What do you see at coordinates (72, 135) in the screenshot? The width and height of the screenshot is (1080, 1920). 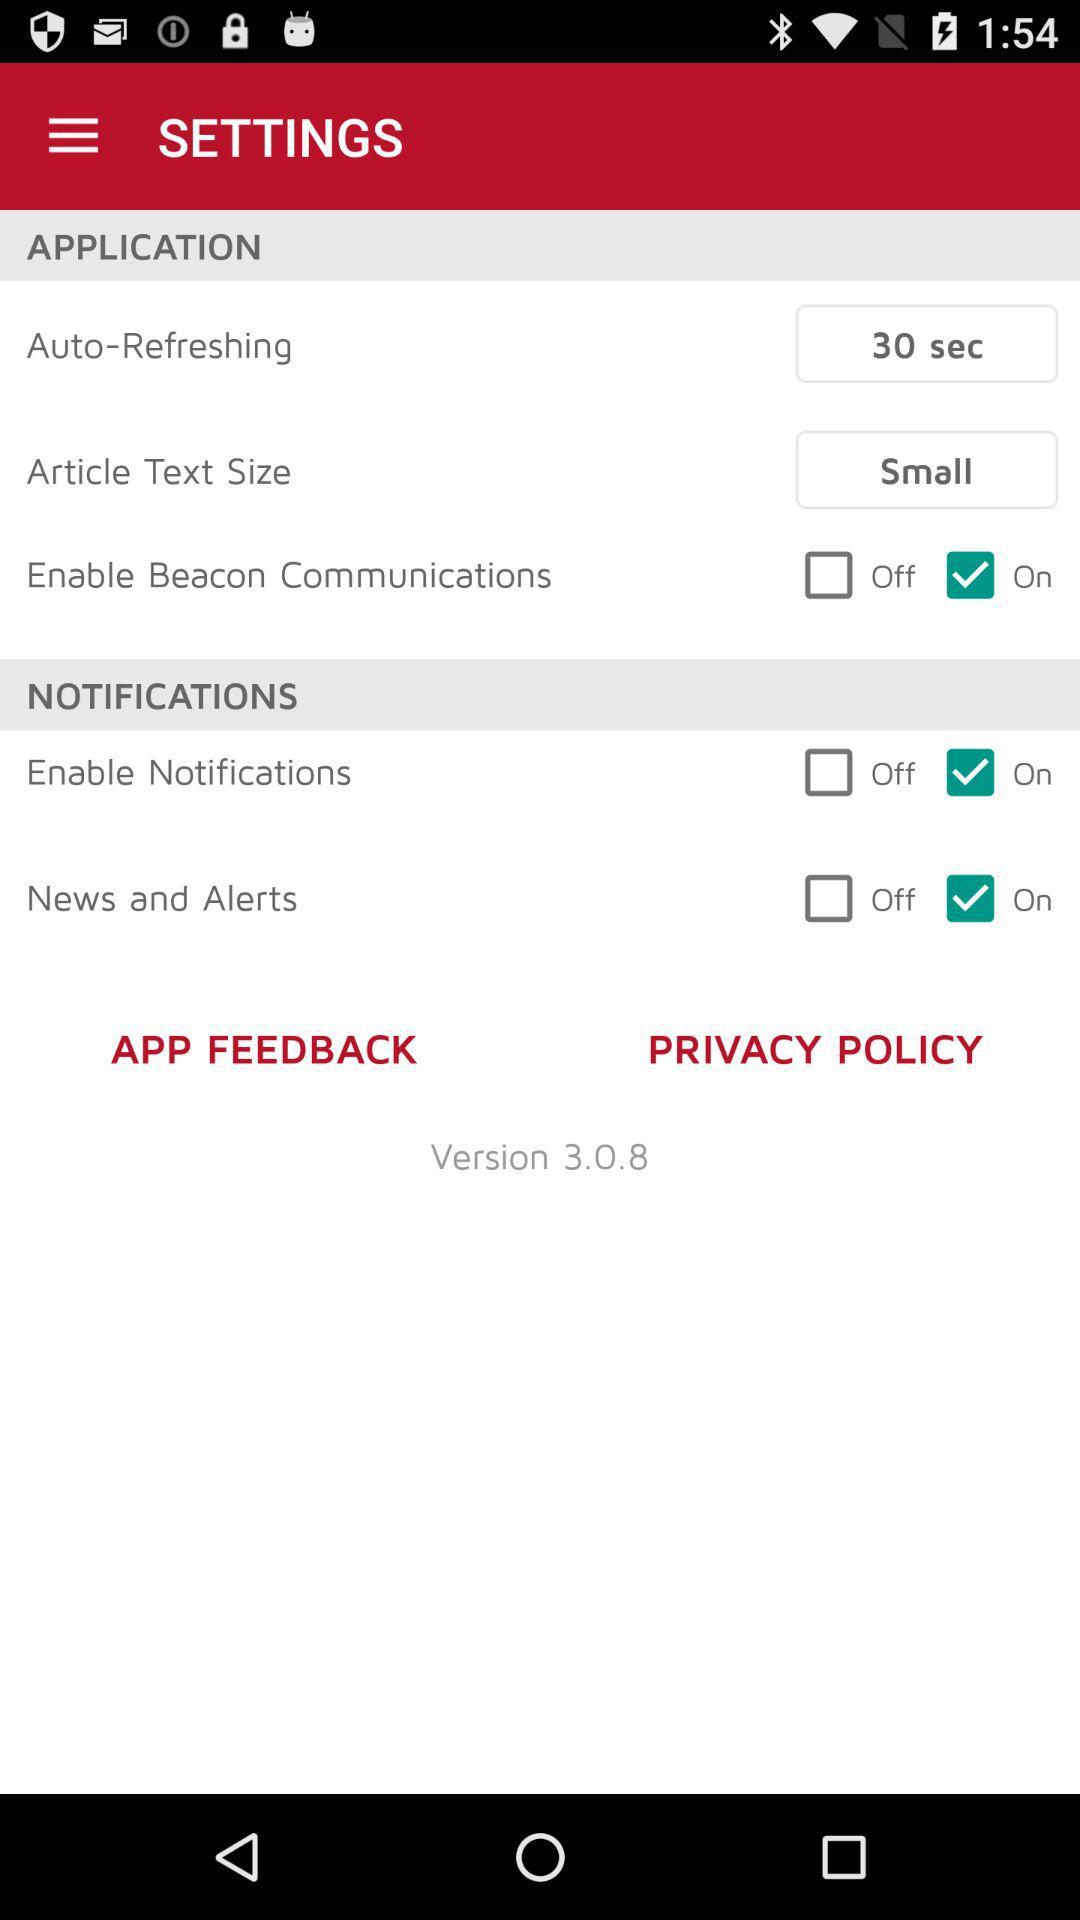 I see `the app next to the settings` at bounding box center [72, 135].